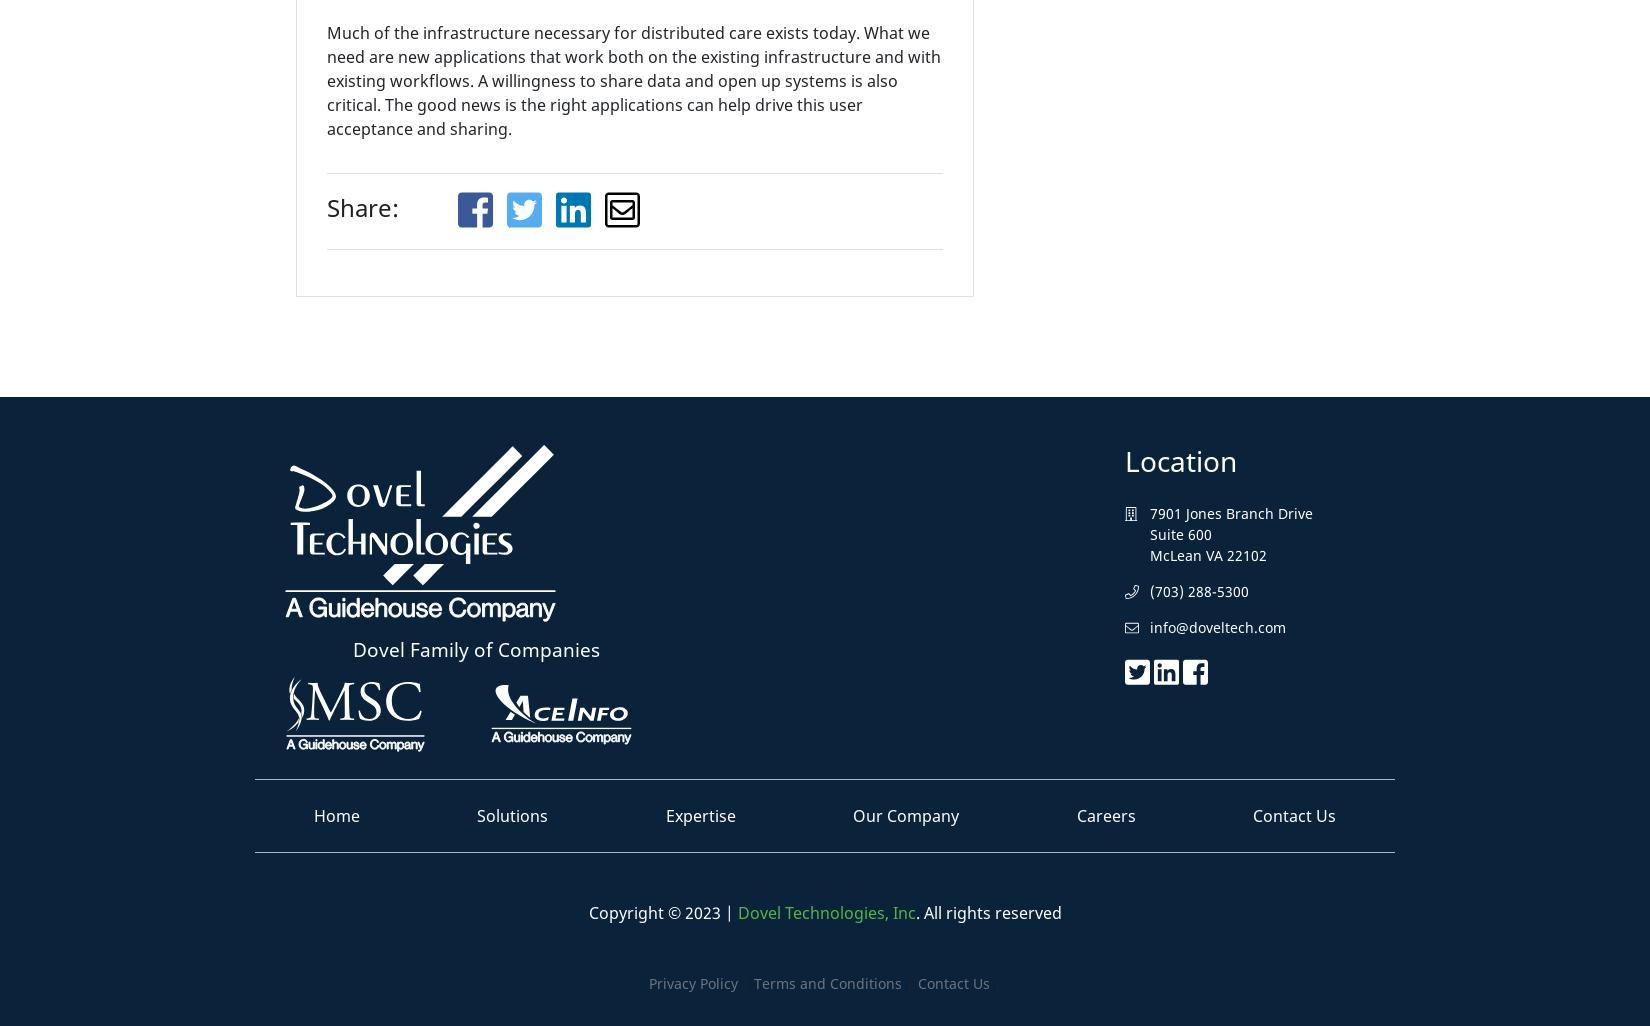 The width and height of the screenshot is (1650, 1026). I want to click on 'McLean VA 22102', so click(1208, 555).